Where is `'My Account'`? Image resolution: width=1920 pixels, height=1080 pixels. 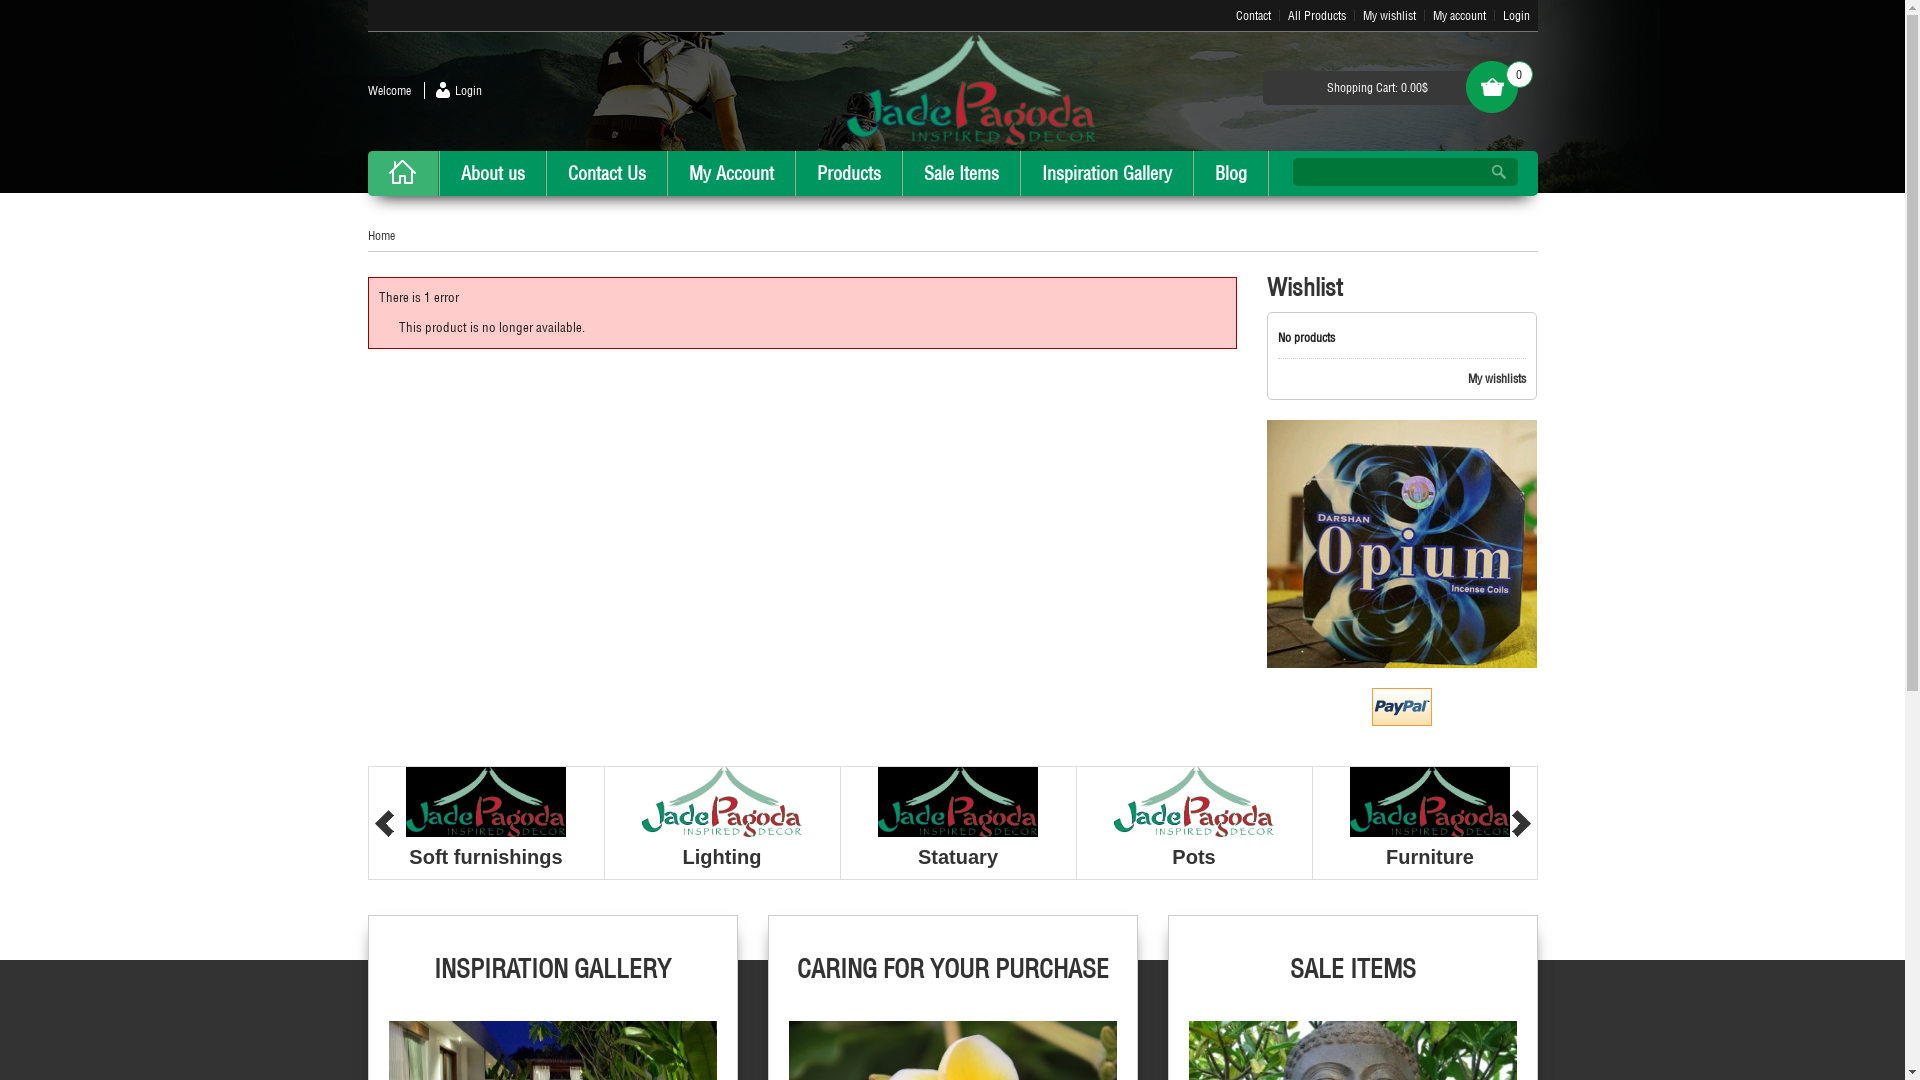 'My Account' is located at coordinates (667, 172).